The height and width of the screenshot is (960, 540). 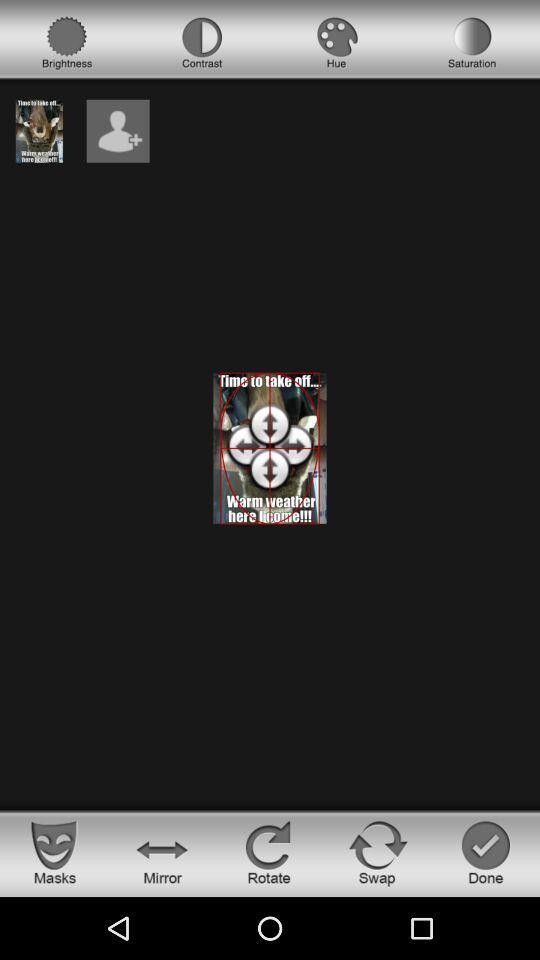 What do you see at coordinates (202, 42) in the screenshot?
I see `adjust contrast` at bounding box center [202, 42].